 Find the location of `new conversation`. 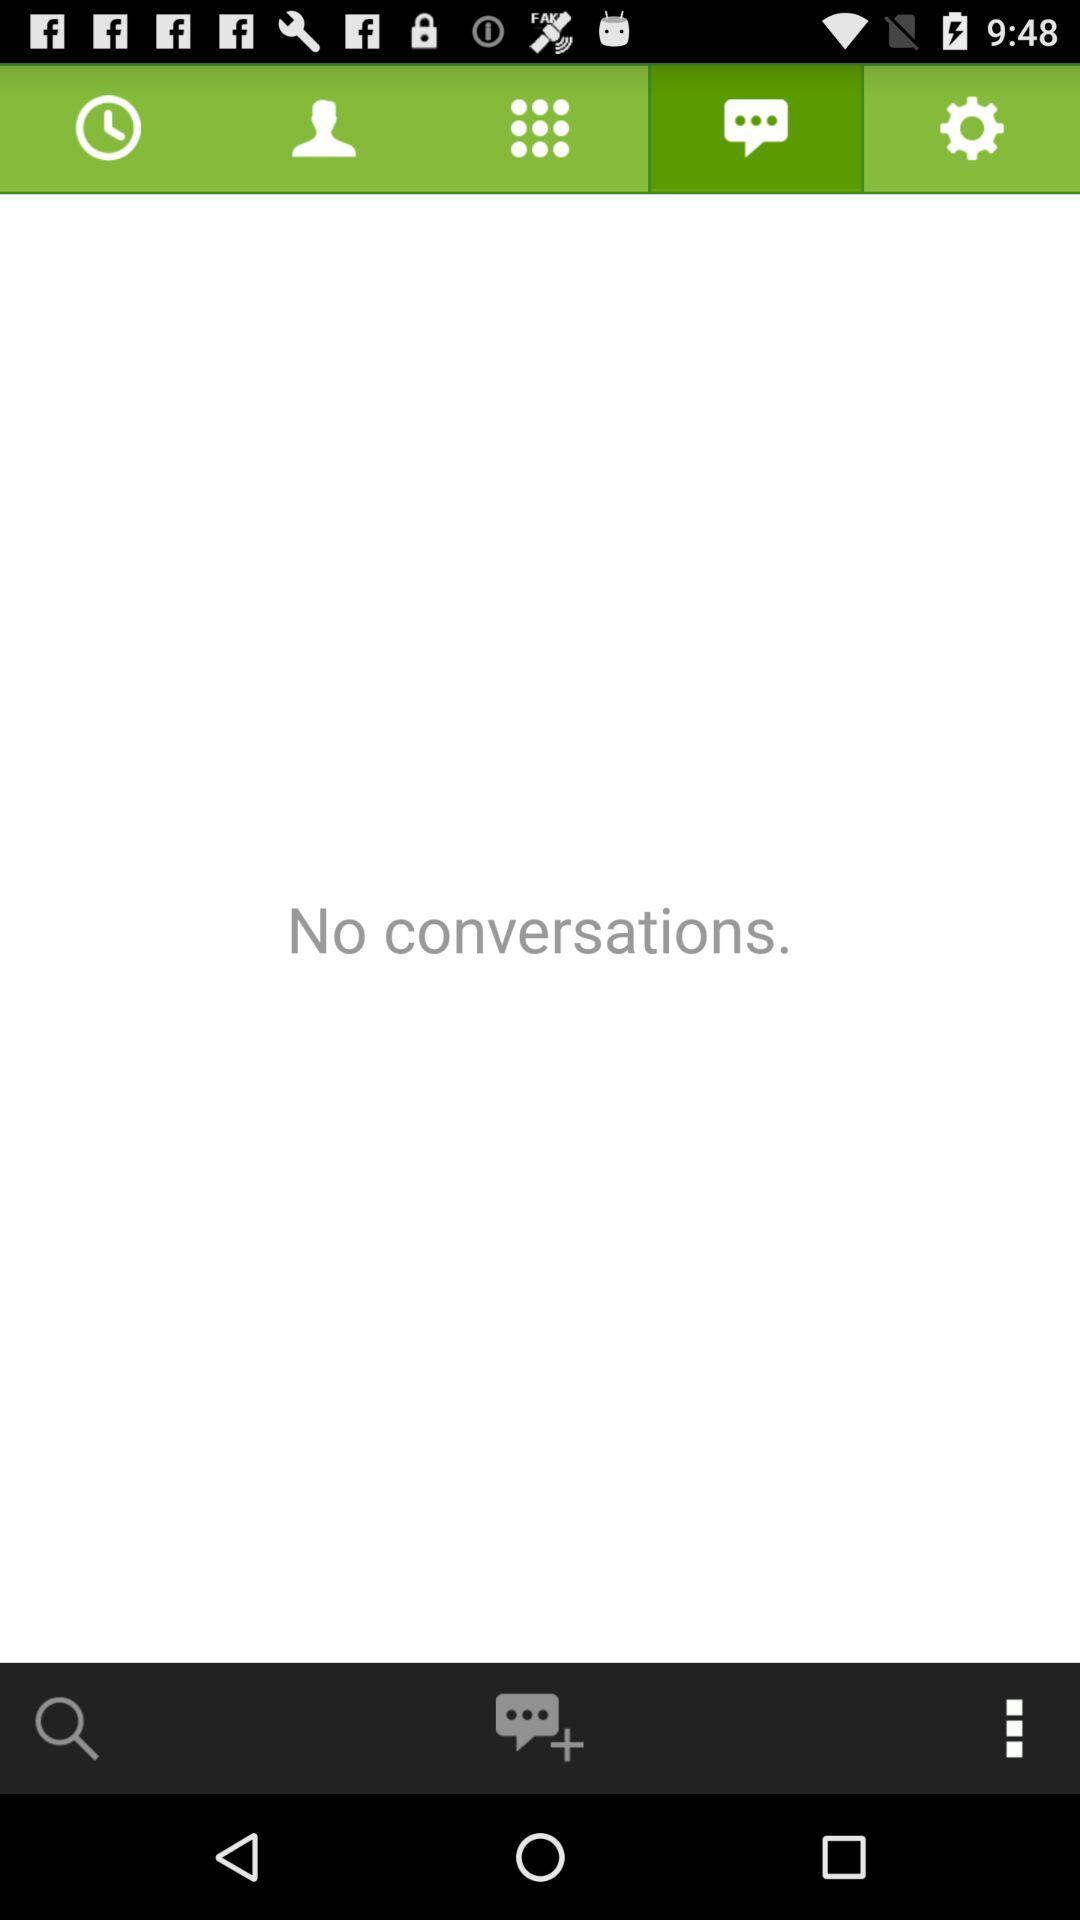

new conversation is located at coordinates (538, 1727).